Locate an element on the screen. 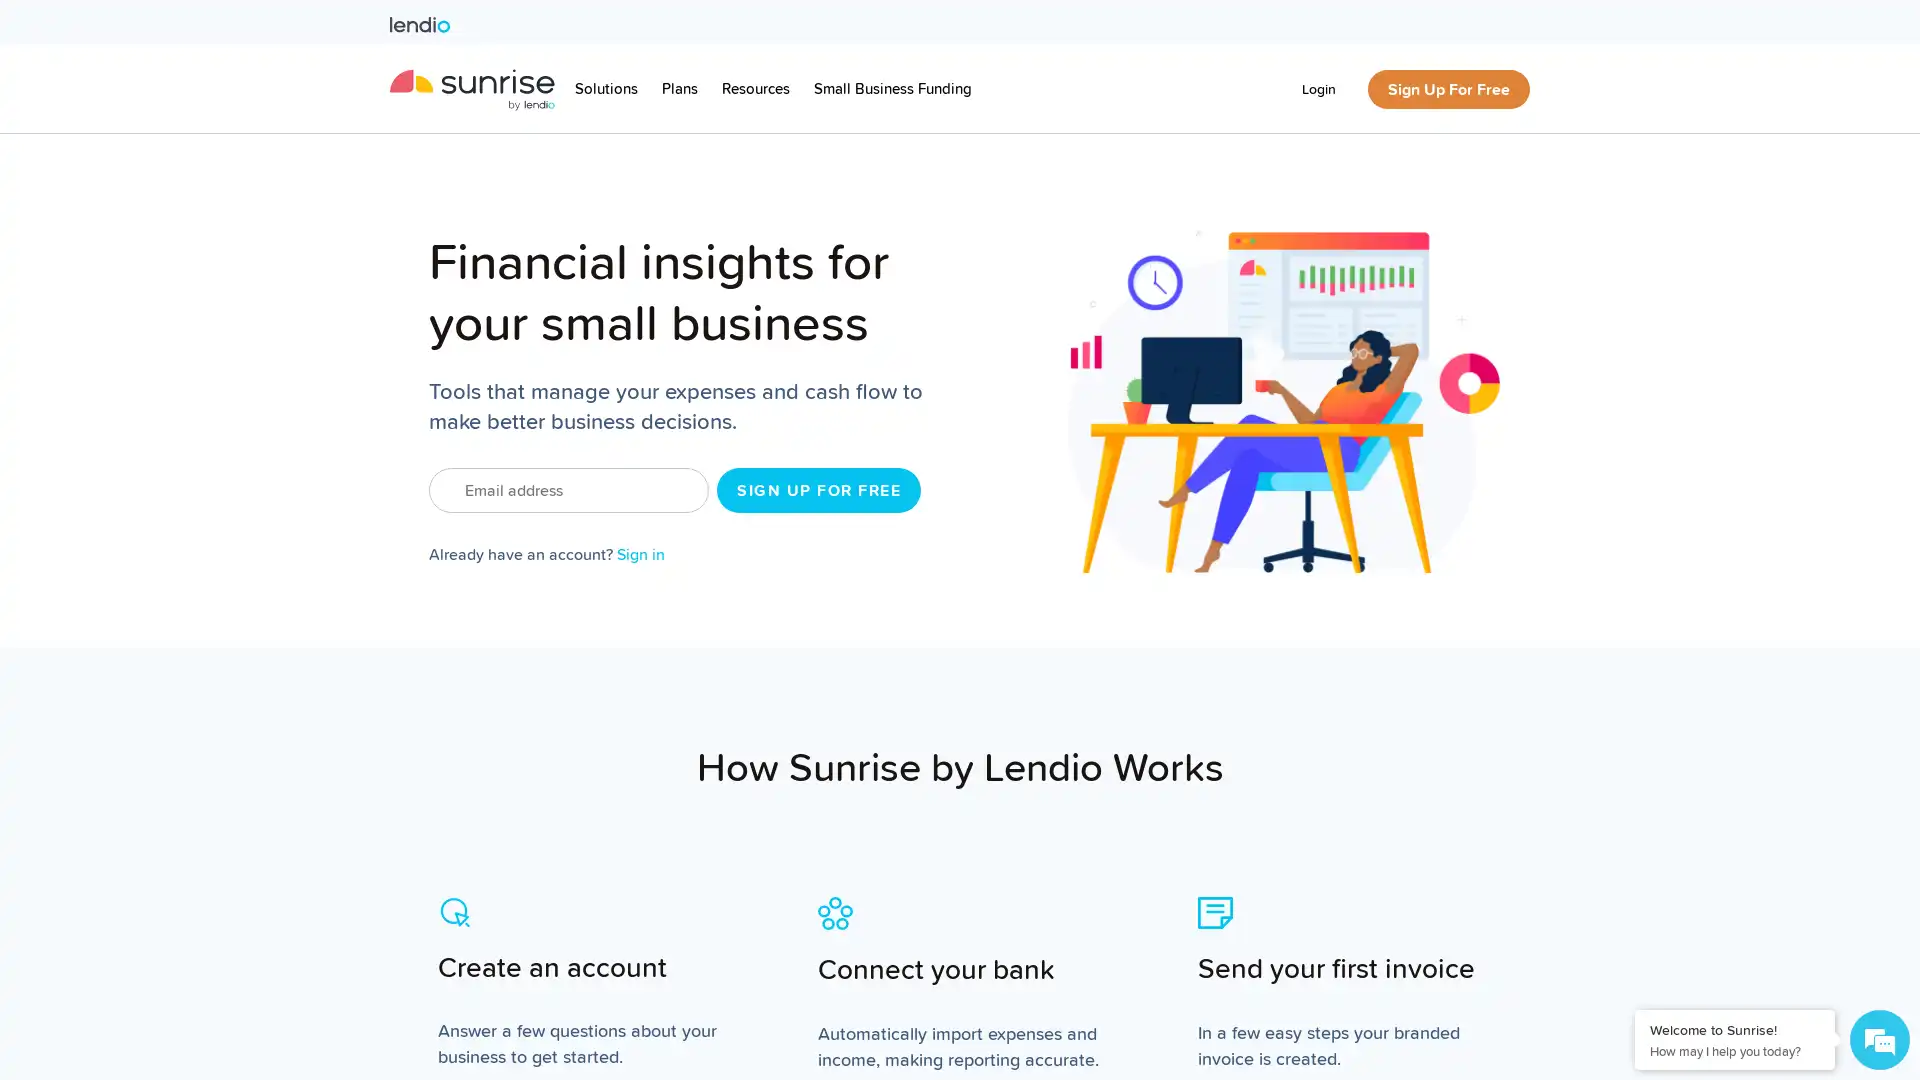  SIGN UP FOR FREE is located at coordinates (819, 490).